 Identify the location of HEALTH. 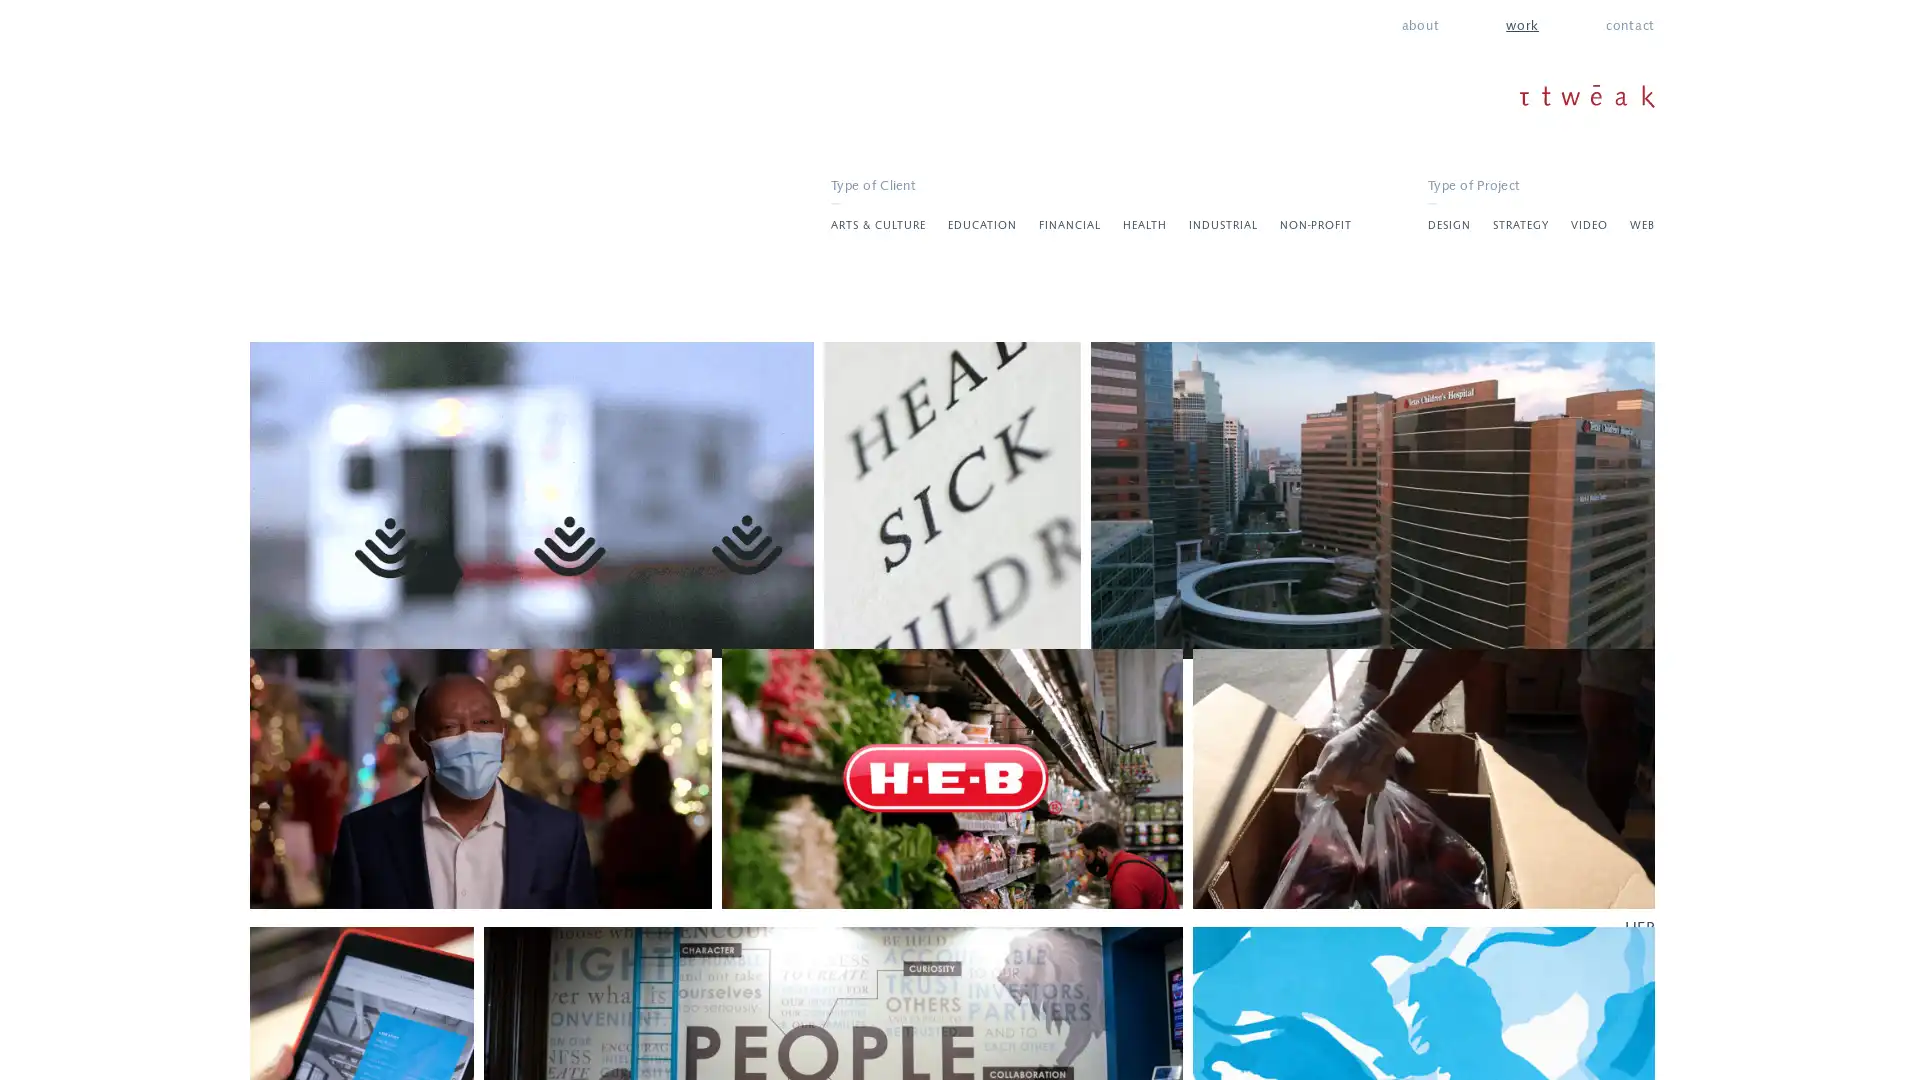
(1145, 225).